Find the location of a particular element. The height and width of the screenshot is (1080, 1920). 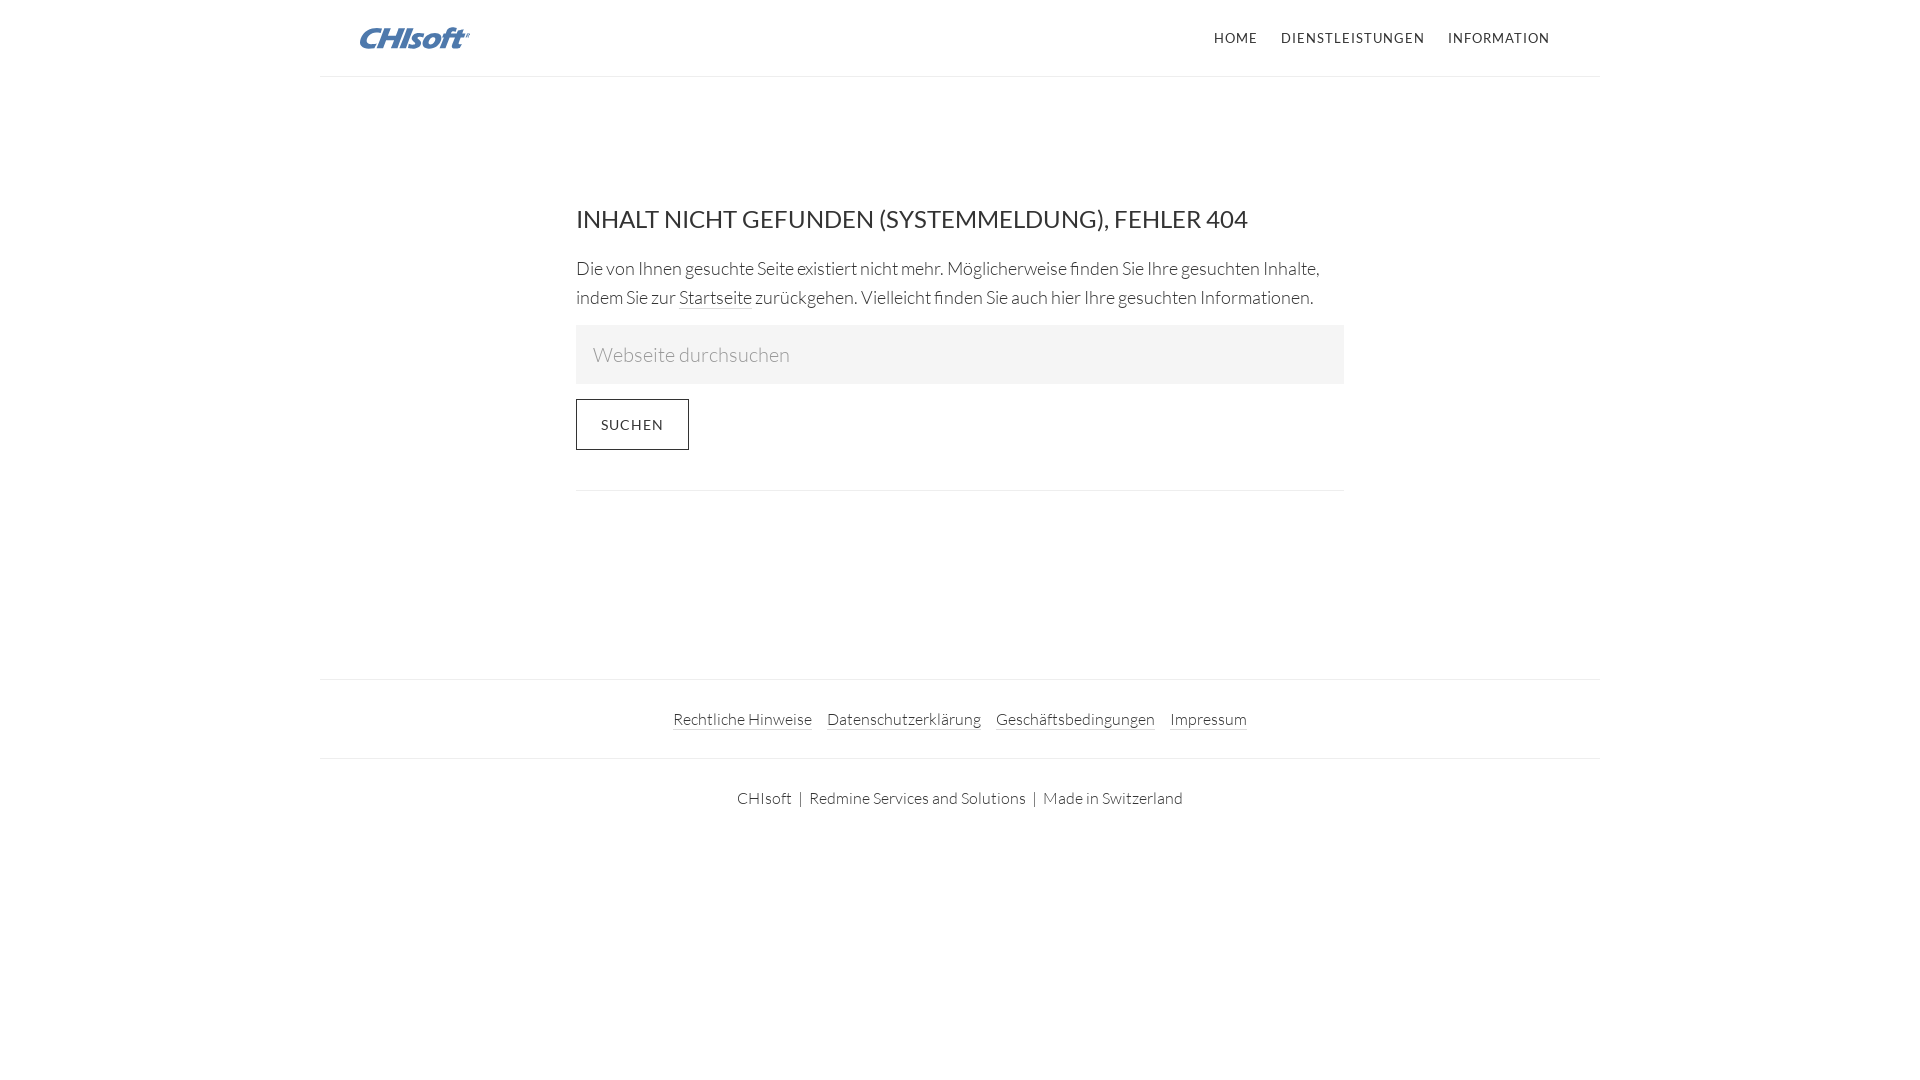

'INFORMATION' is located at coordinates (1498, 38).